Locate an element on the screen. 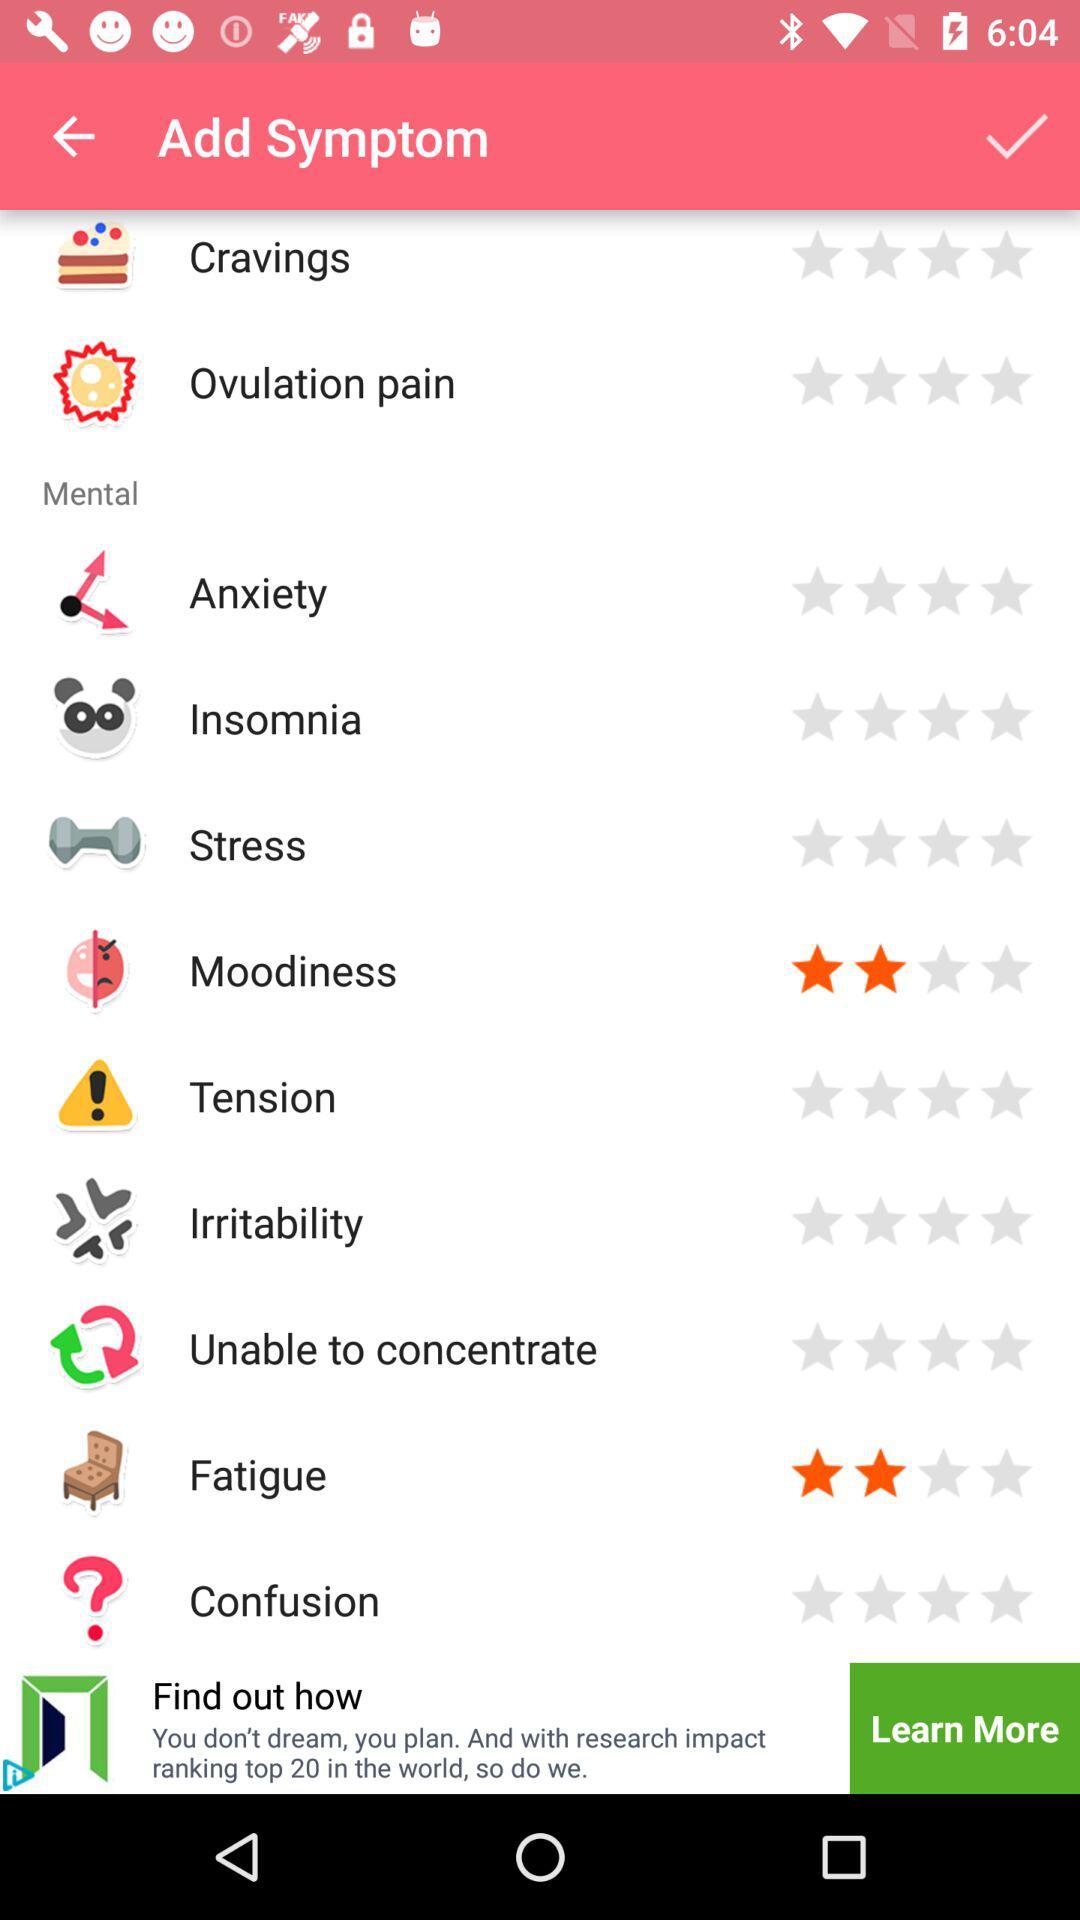 The height and width of the screenshot is (1920, 1080). rate tension symptom with 1 star is located at coordinates (817, 1094).